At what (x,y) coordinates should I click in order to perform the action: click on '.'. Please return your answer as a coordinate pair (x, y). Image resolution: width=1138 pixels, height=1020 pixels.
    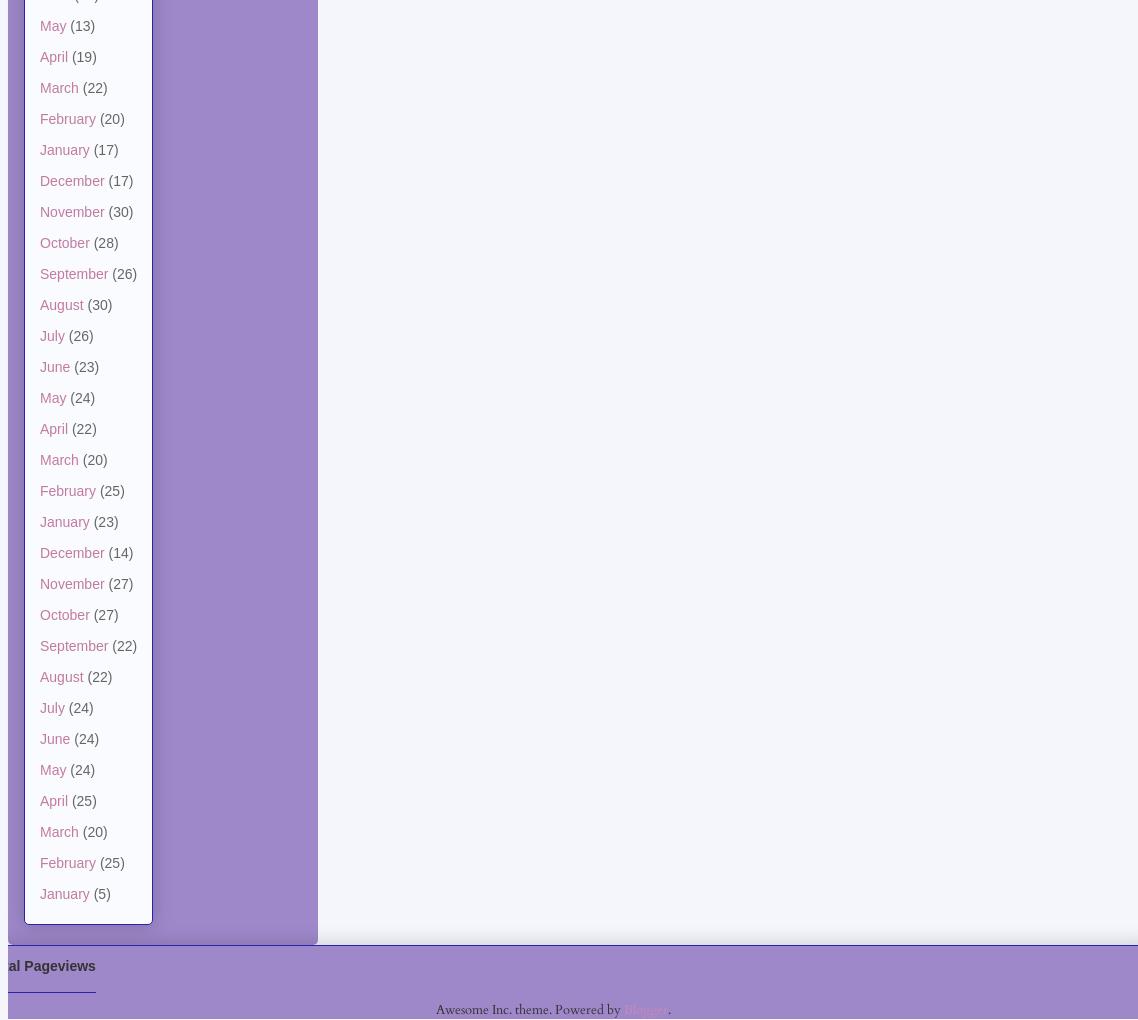
    Looking at the image, I should click on (667, 1008).